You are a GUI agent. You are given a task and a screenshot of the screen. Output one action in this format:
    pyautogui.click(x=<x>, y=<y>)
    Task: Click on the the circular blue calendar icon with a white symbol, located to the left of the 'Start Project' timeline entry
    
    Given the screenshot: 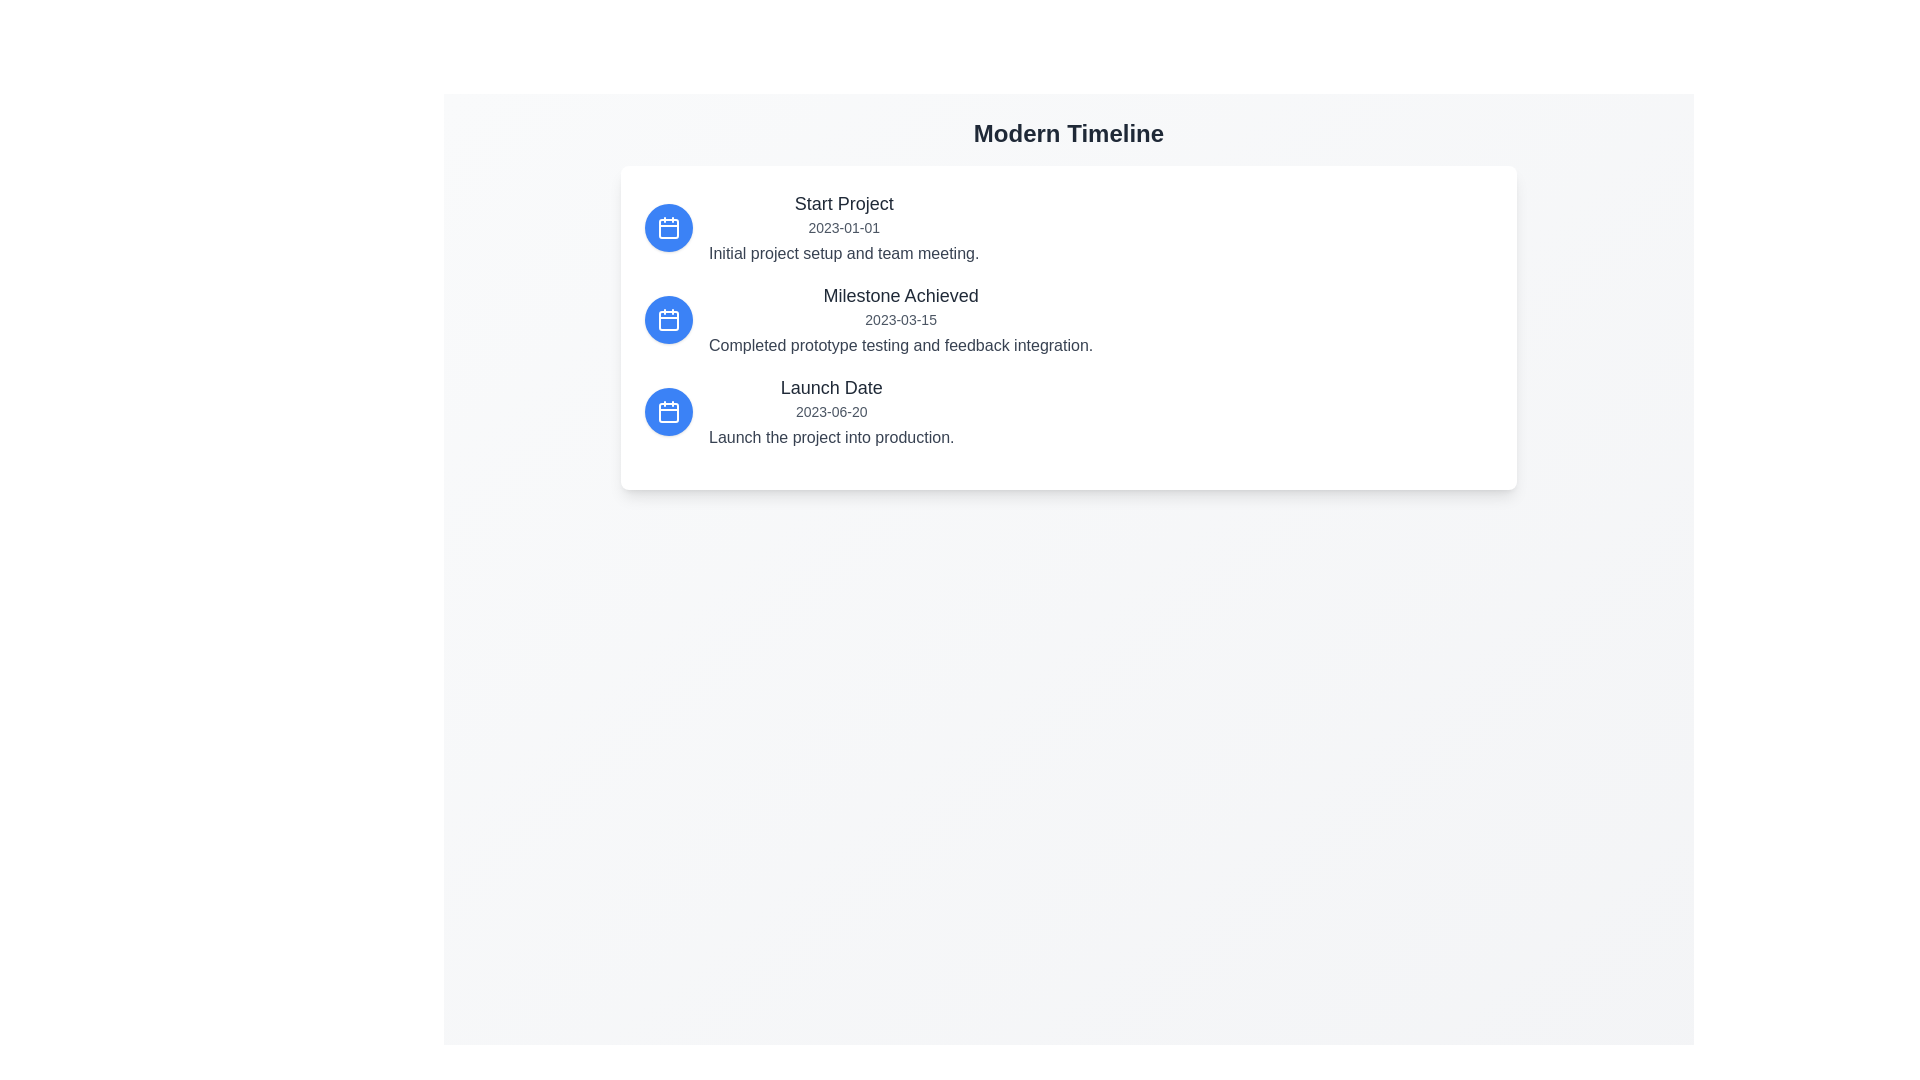 What is the action you would take?
    pyautogui.click(x=668, y=226)
    